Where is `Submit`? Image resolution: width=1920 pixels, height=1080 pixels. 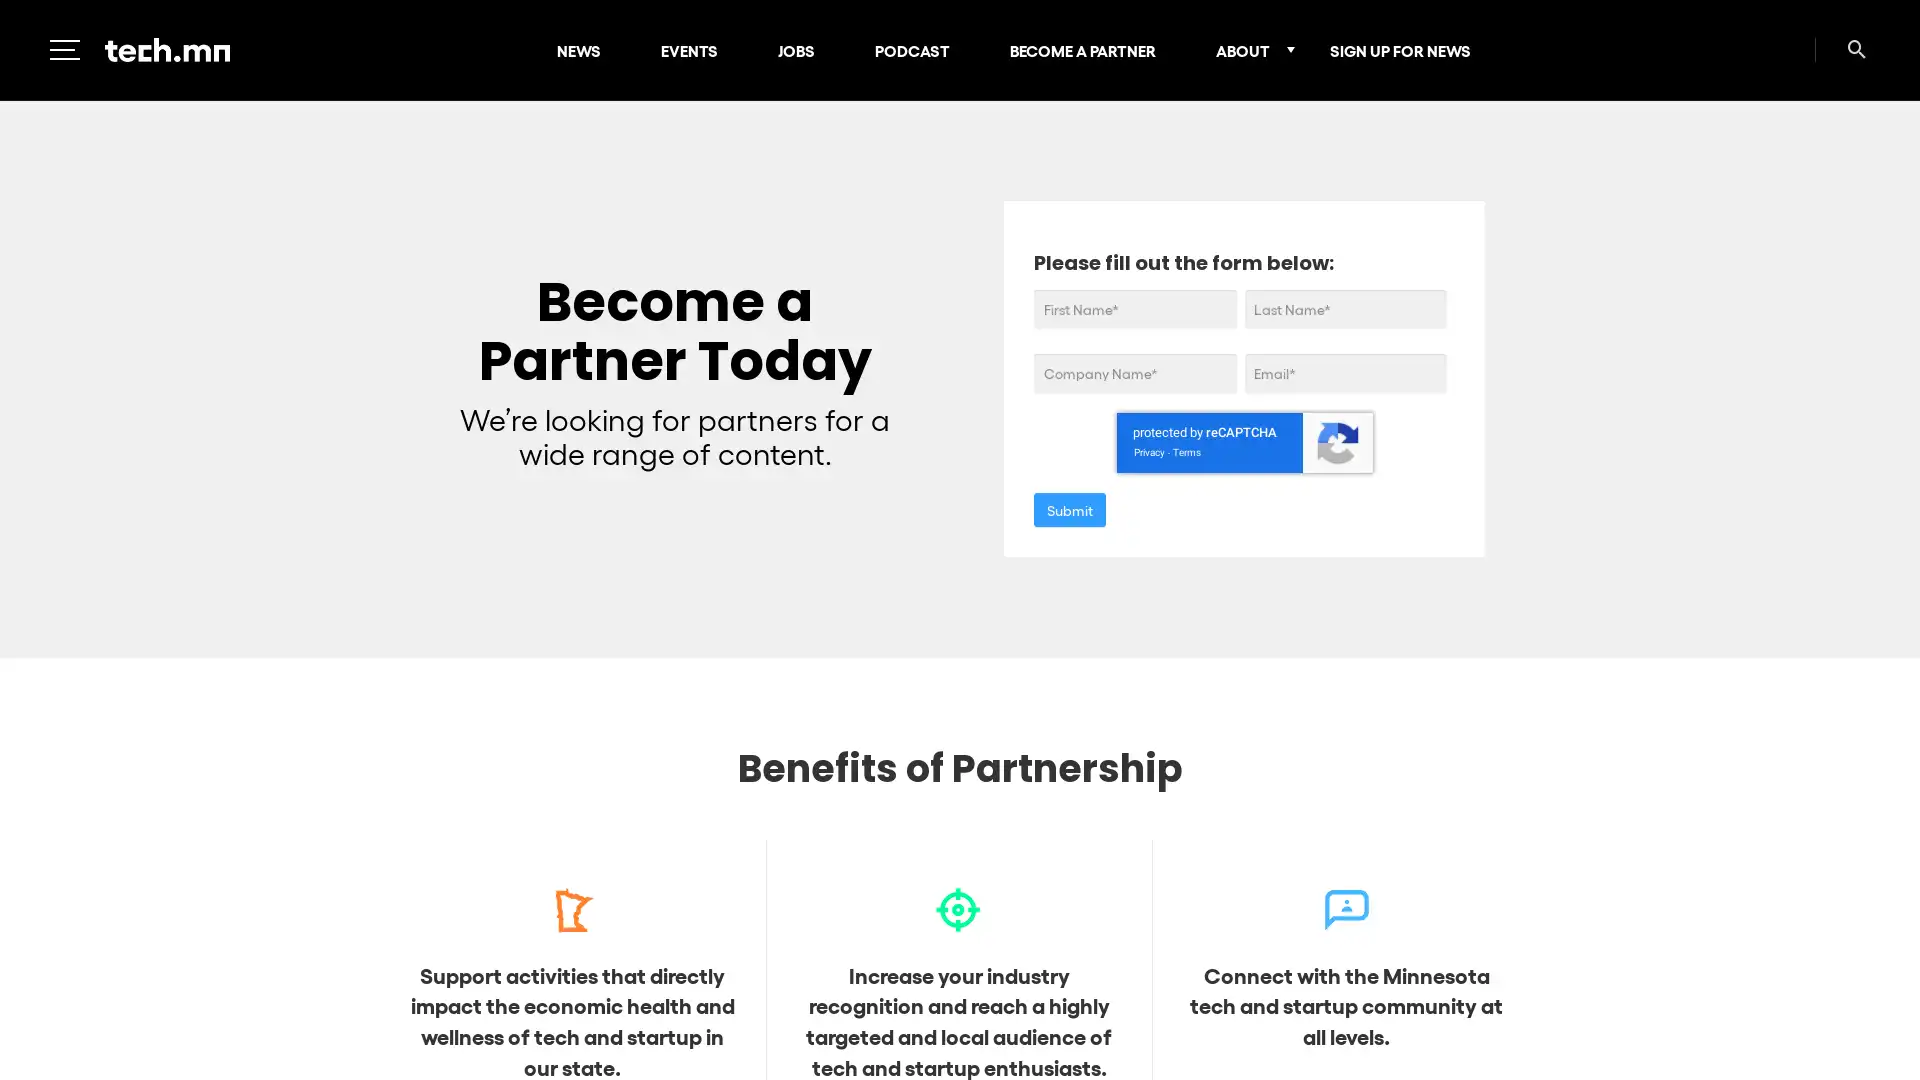
Submit is located at coordinates (1069, 508).